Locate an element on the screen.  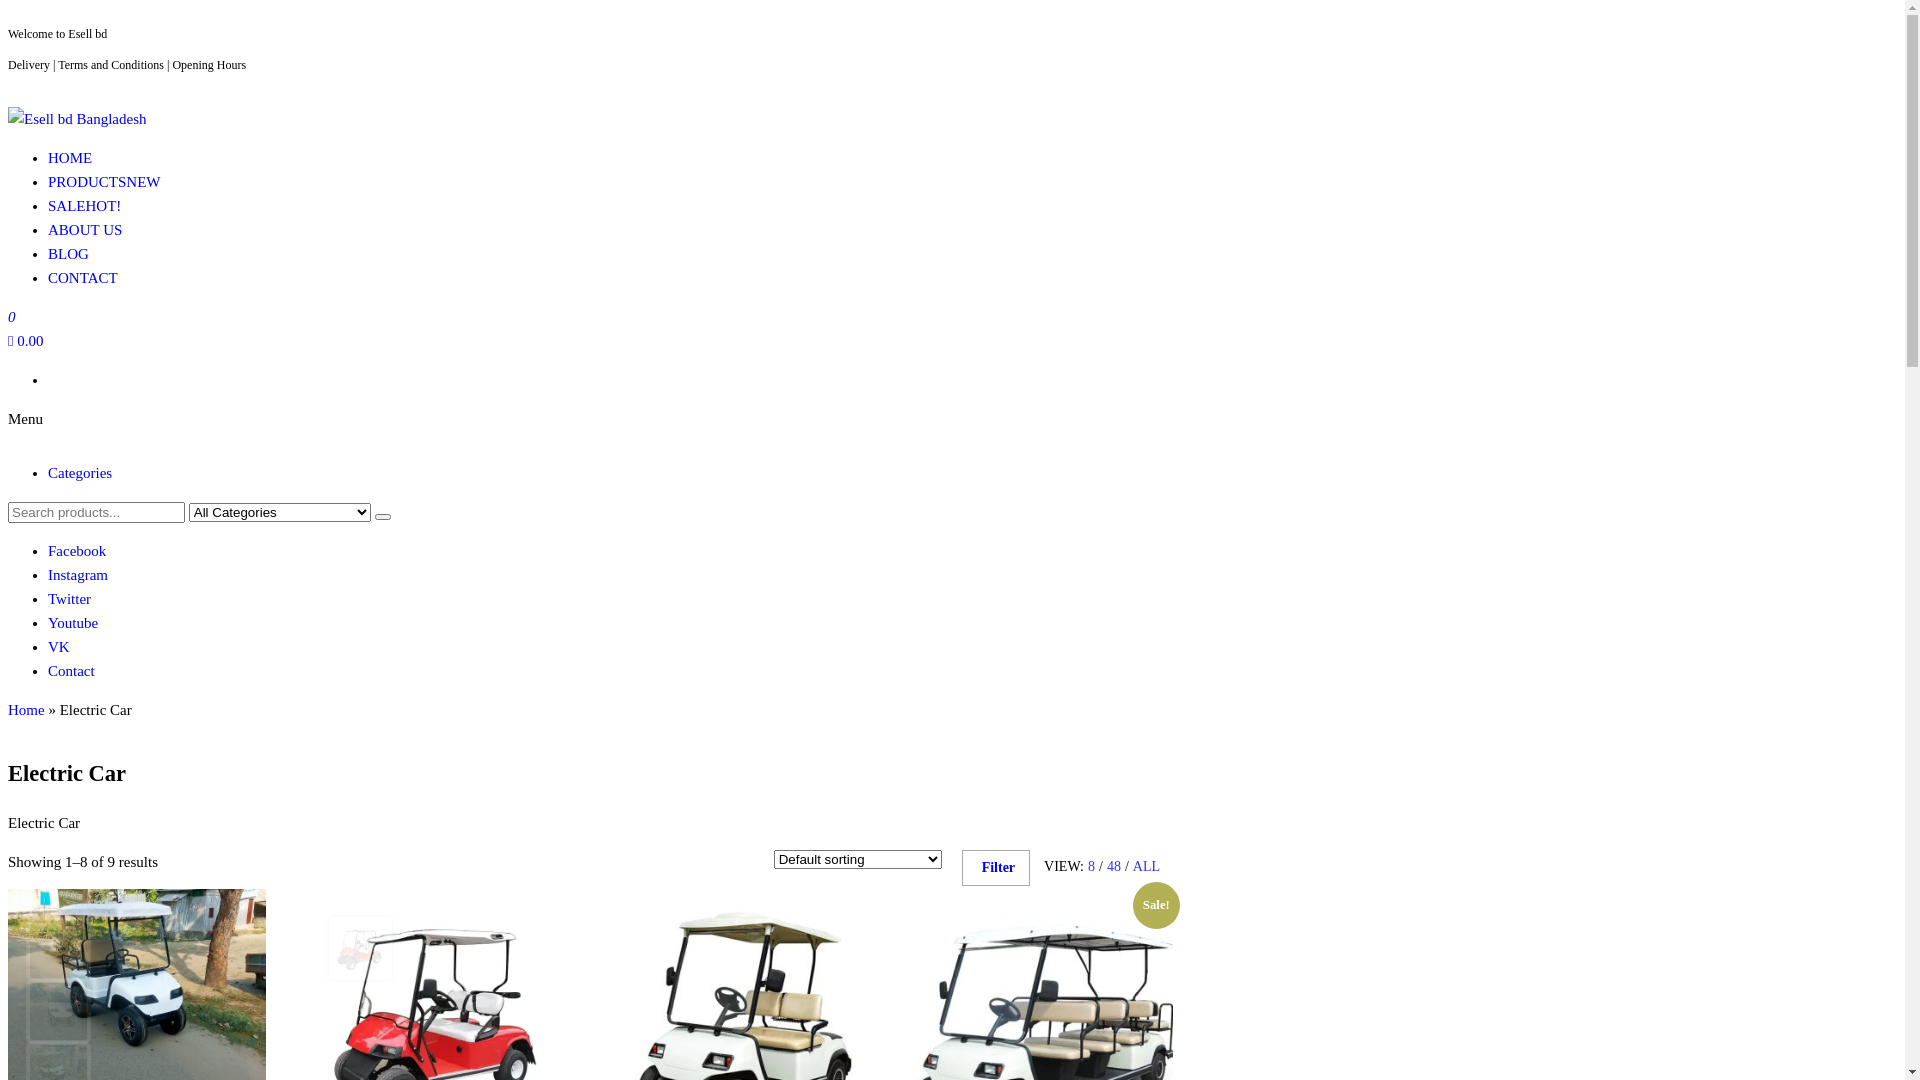
'ALL' is located at coordinates (1132, 865).